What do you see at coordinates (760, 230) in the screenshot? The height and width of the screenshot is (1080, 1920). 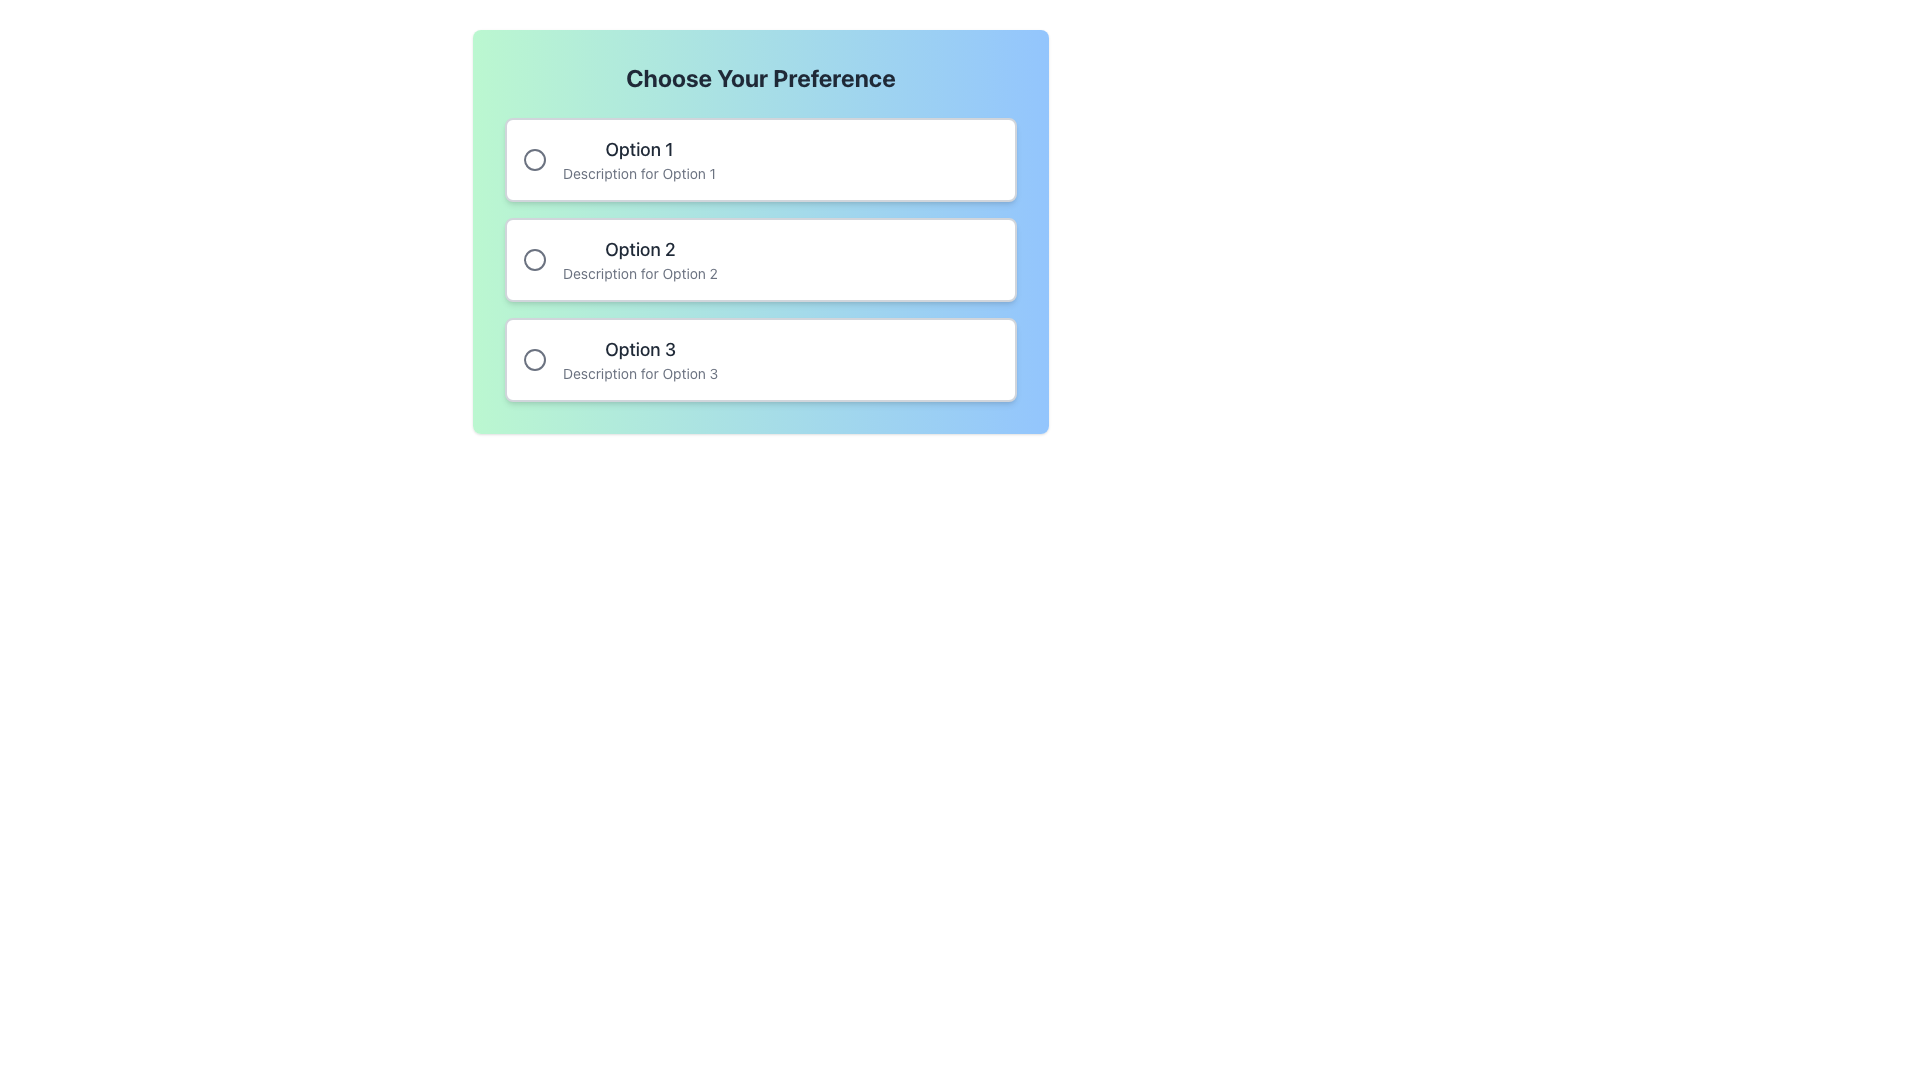 I see `the second selectable list item, labeled 'Option 2'` at bounding box center [760, 230].